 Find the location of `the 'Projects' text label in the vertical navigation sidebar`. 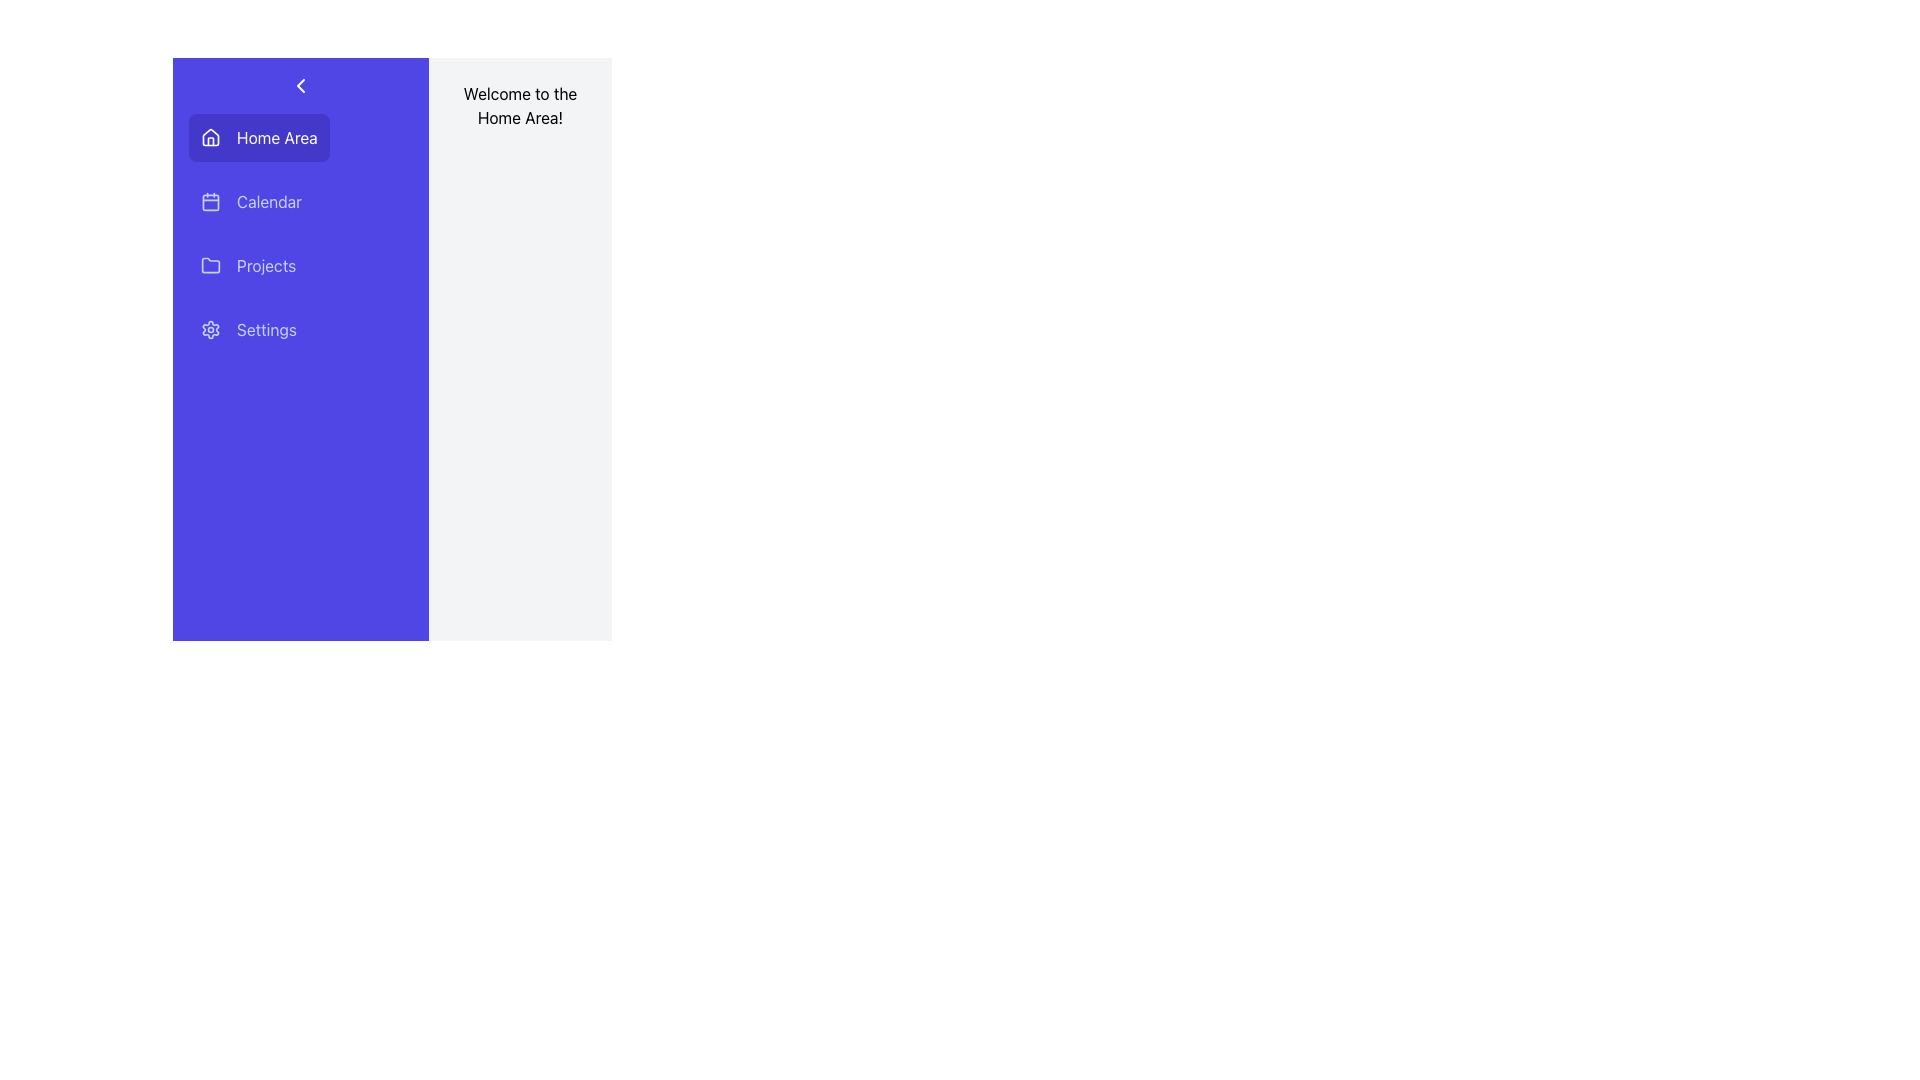

the 'Projects' text label in the vertical navigation sidebar is located at coordinates (265, 265).